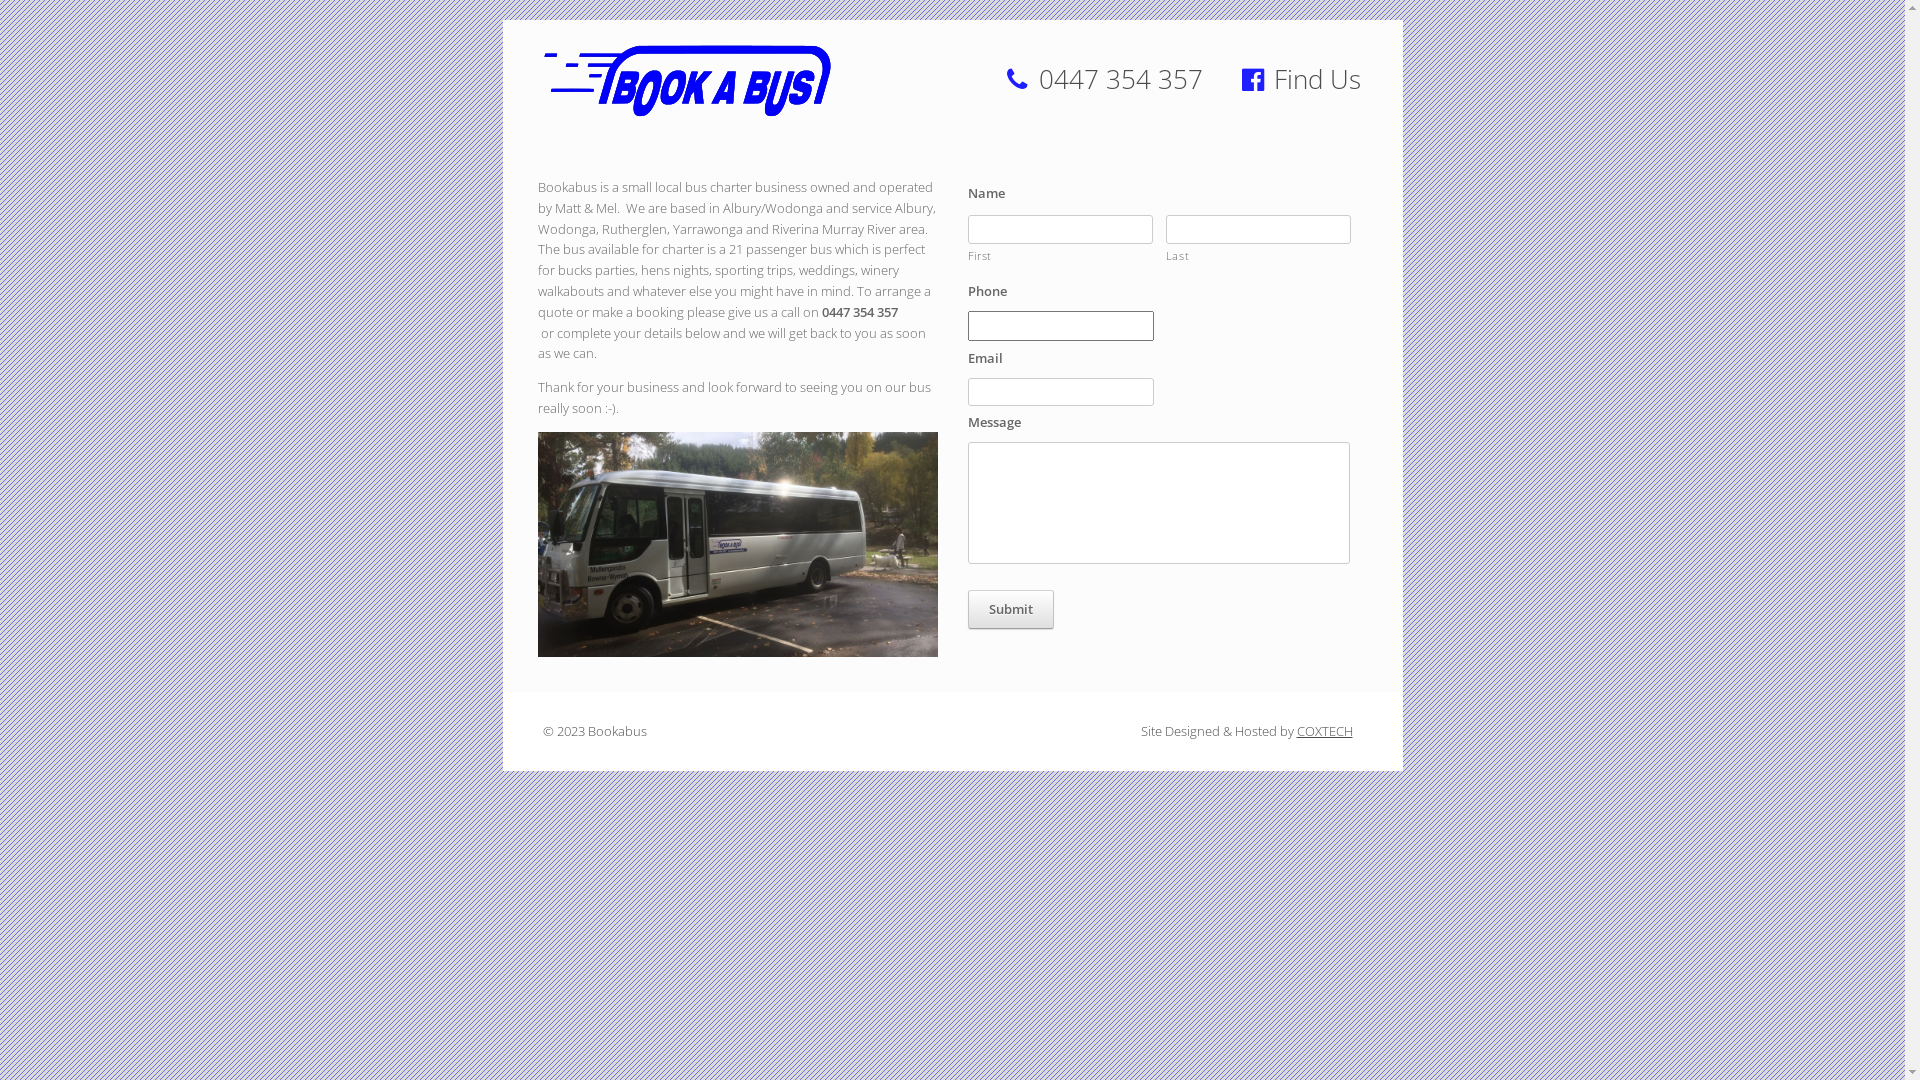  Describe the element at coordinates (687, 80) in the screenshot. I see `'Bookabus'` at that location.